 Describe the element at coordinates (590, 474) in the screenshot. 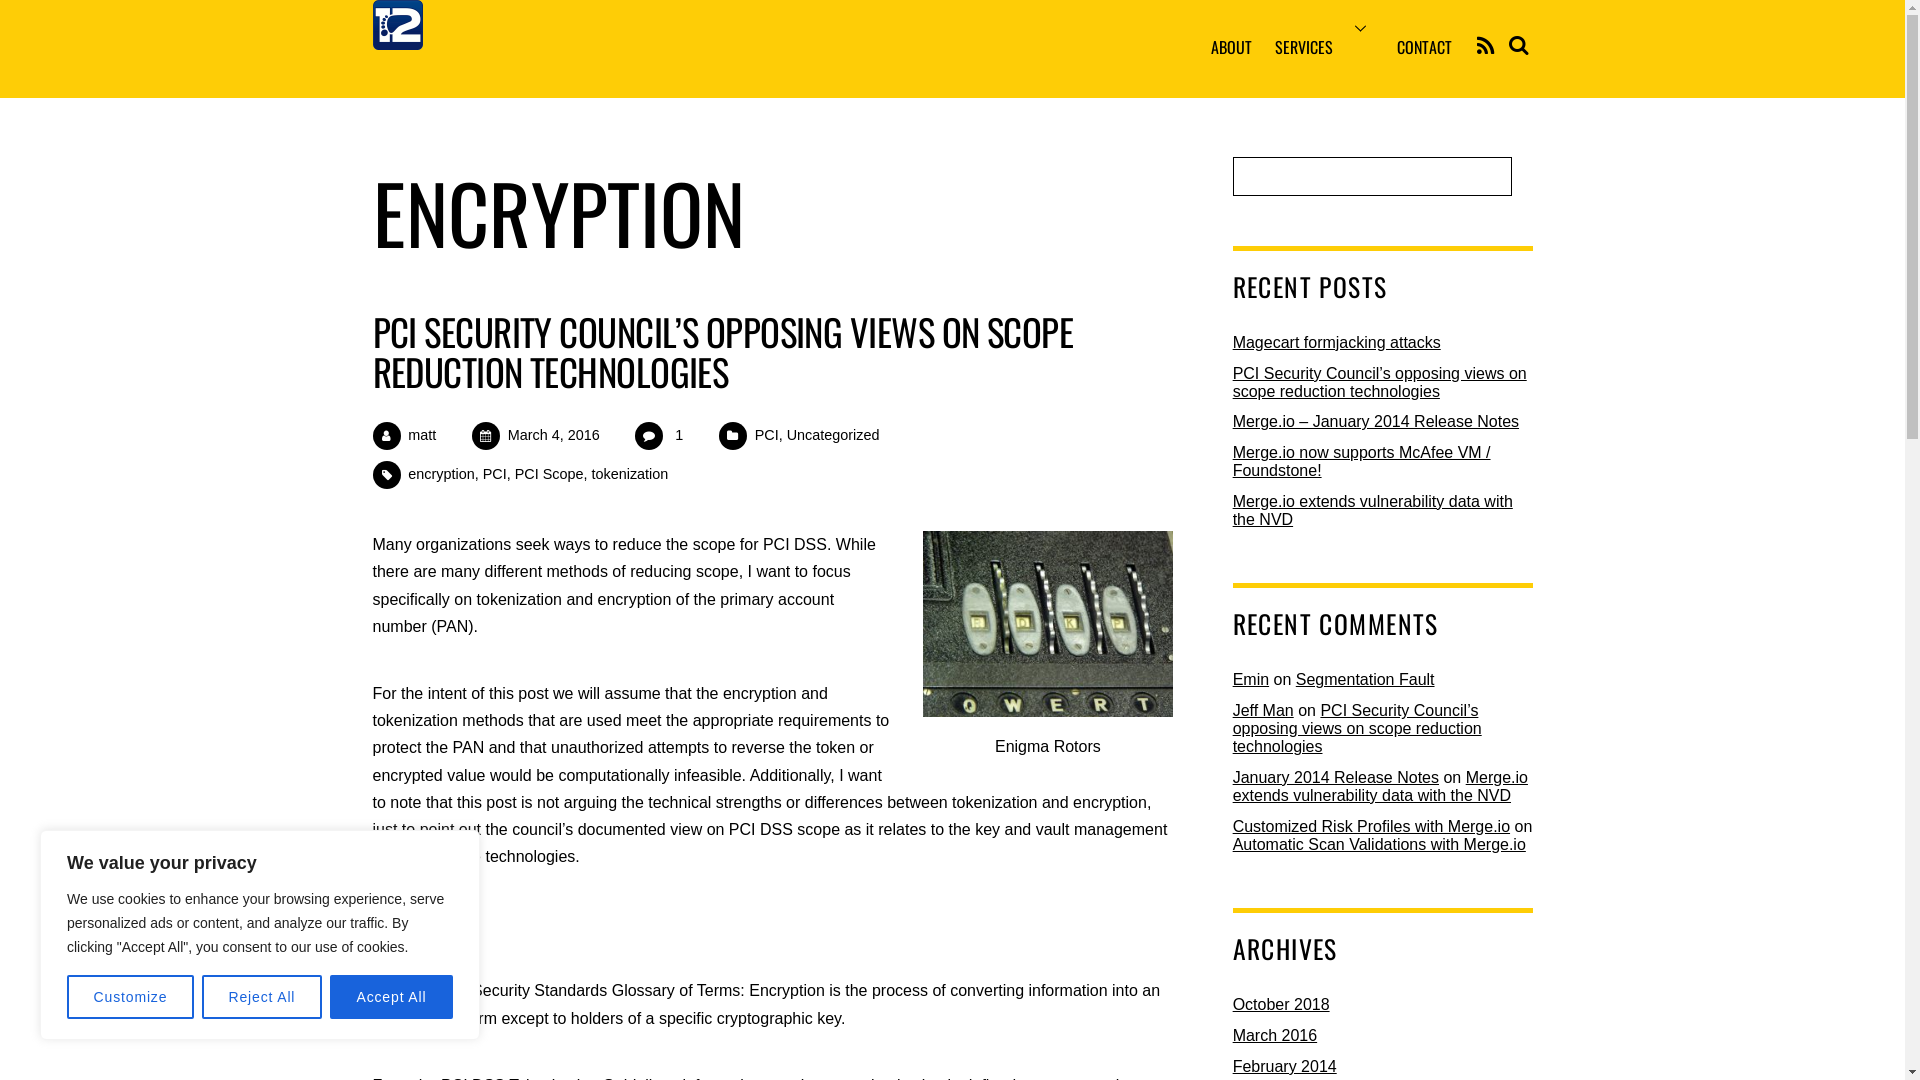

I see `'tokenization'` at that location.